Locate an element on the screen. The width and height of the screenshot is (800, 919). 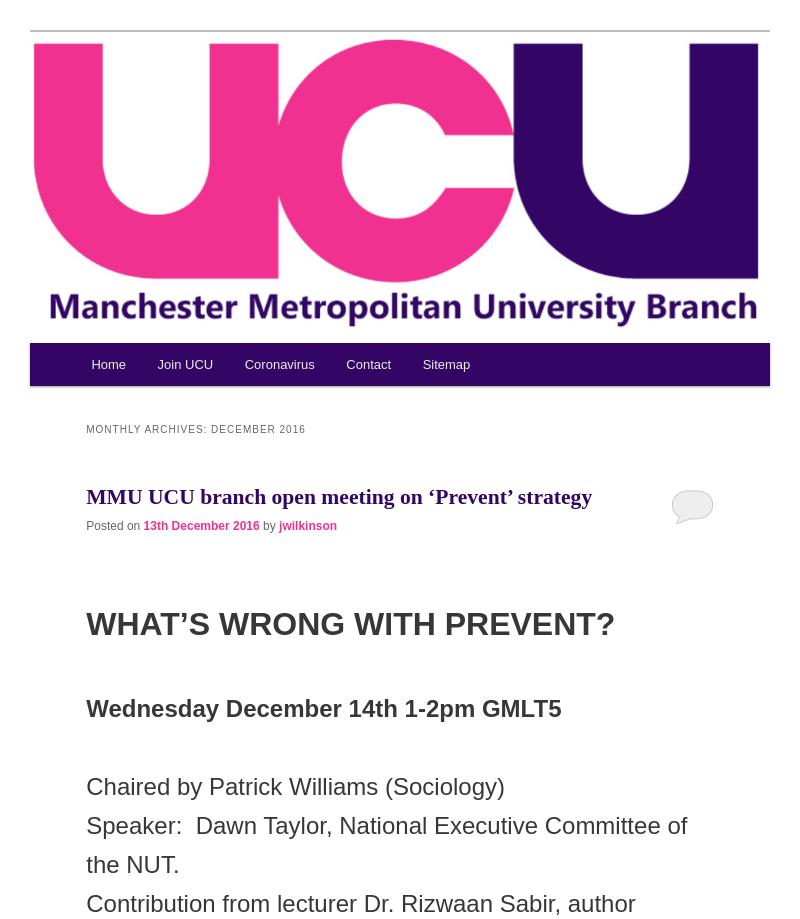
'jwilkinson' is located at coordinates (307, 524).